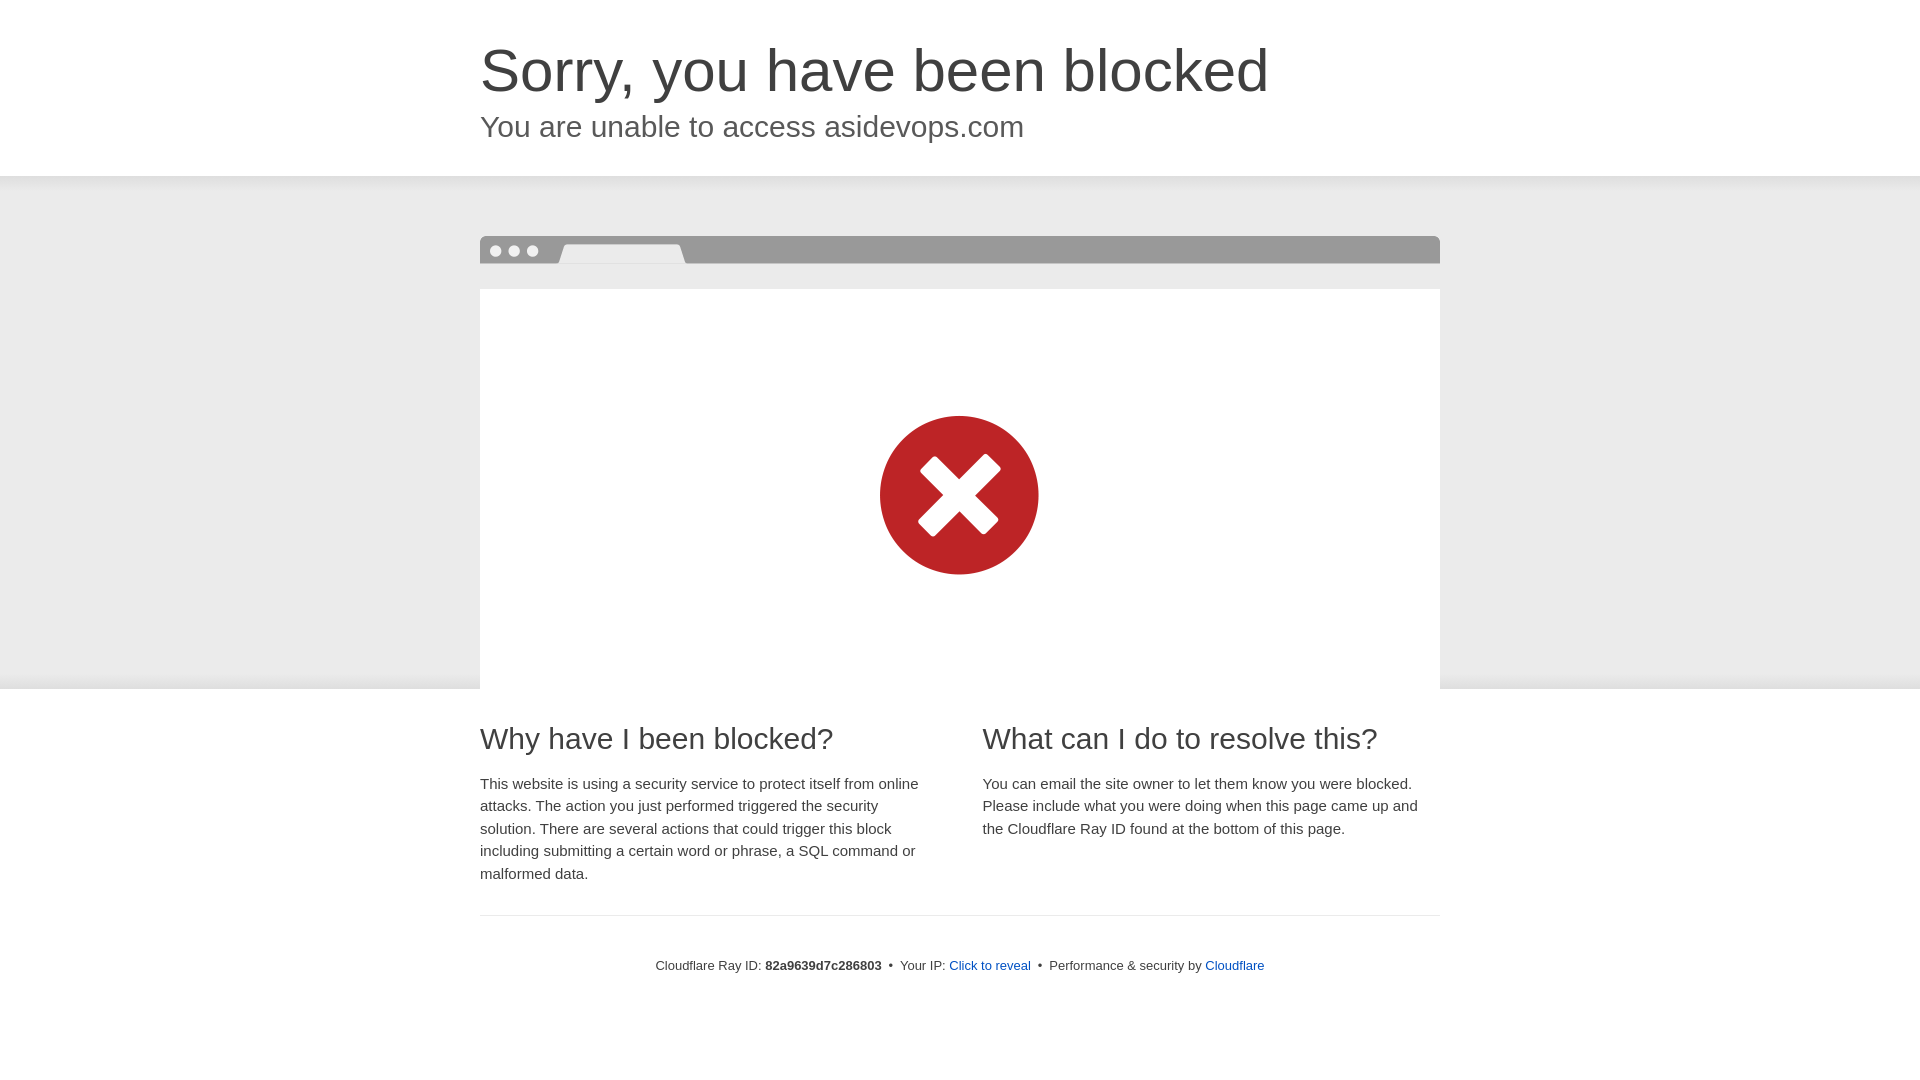 The image size is (1920, 1080). Describe the element at coordinates (989, 964) in the screenshot. I see `'Click to reveal'` at that location.